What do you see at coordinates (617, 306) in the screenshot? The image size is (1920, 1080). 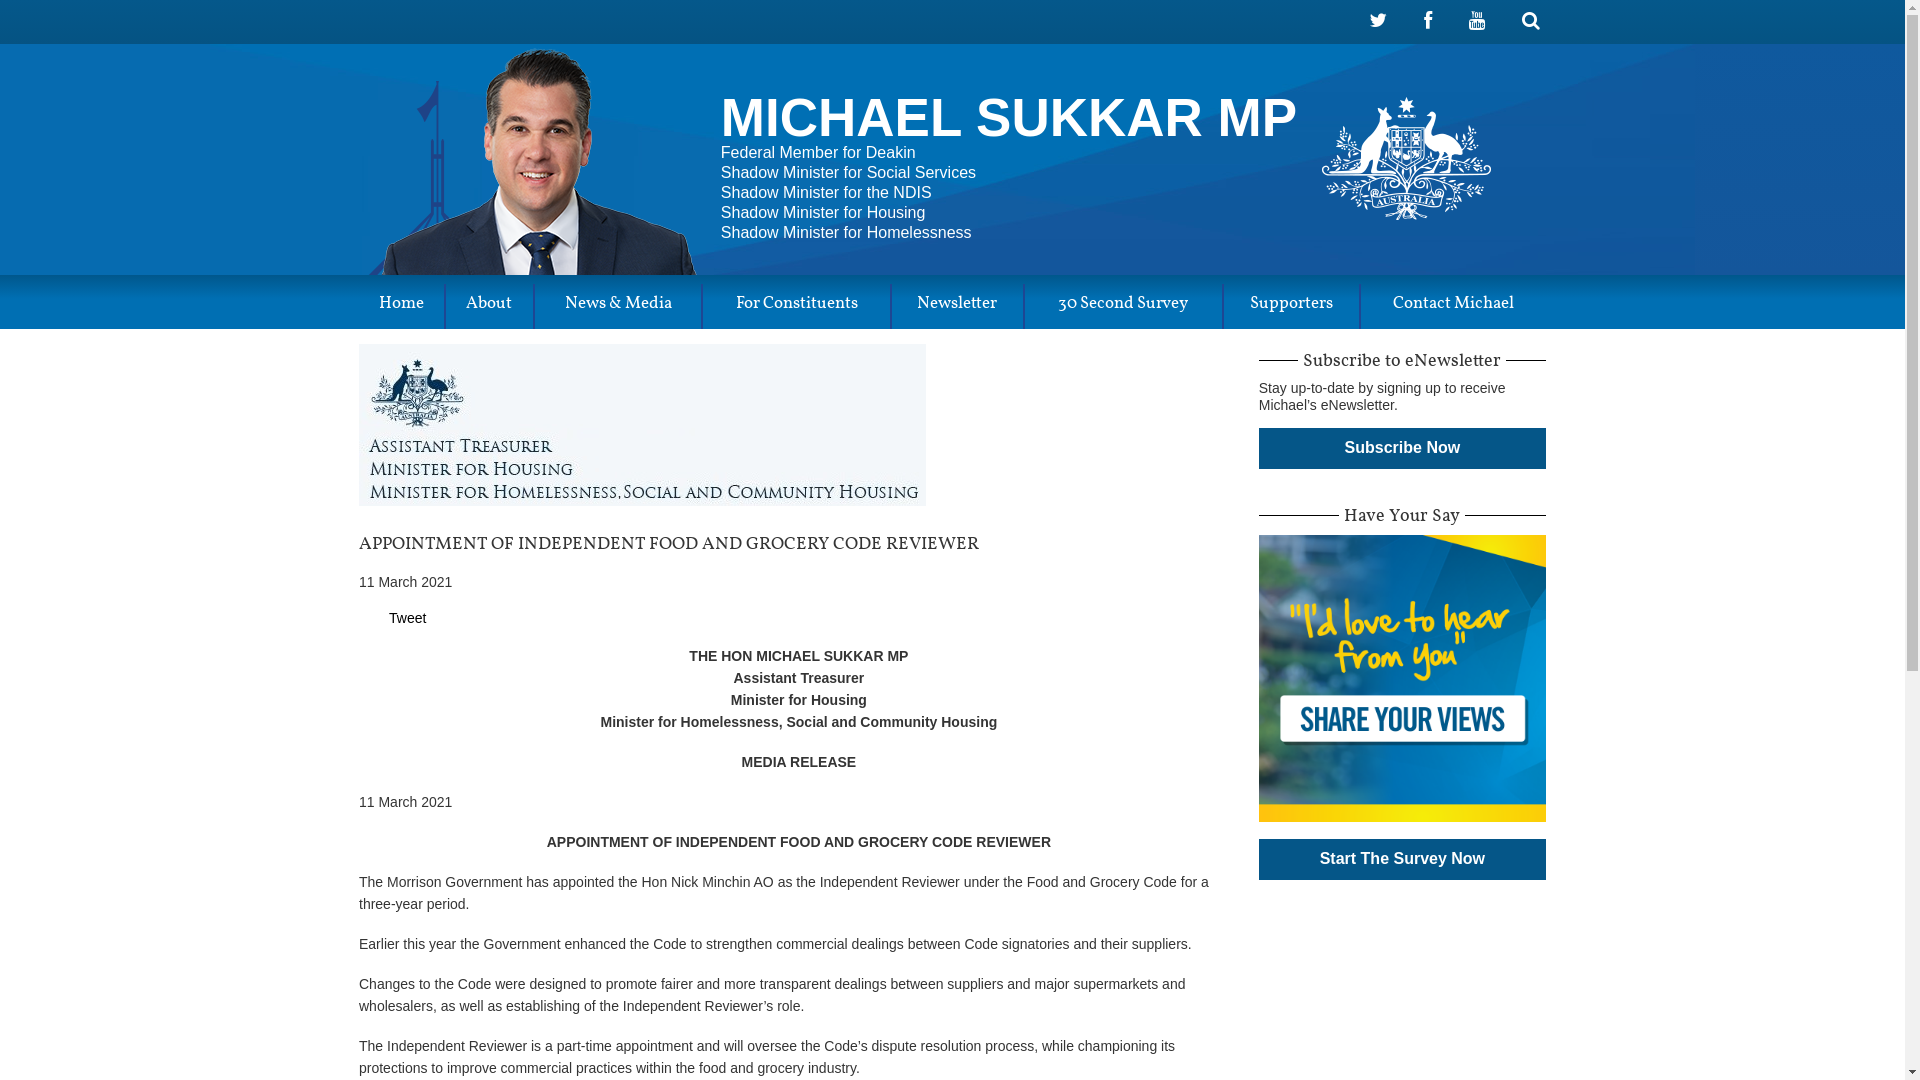 I see `'News & Media'` at bounding box center [617, 306].